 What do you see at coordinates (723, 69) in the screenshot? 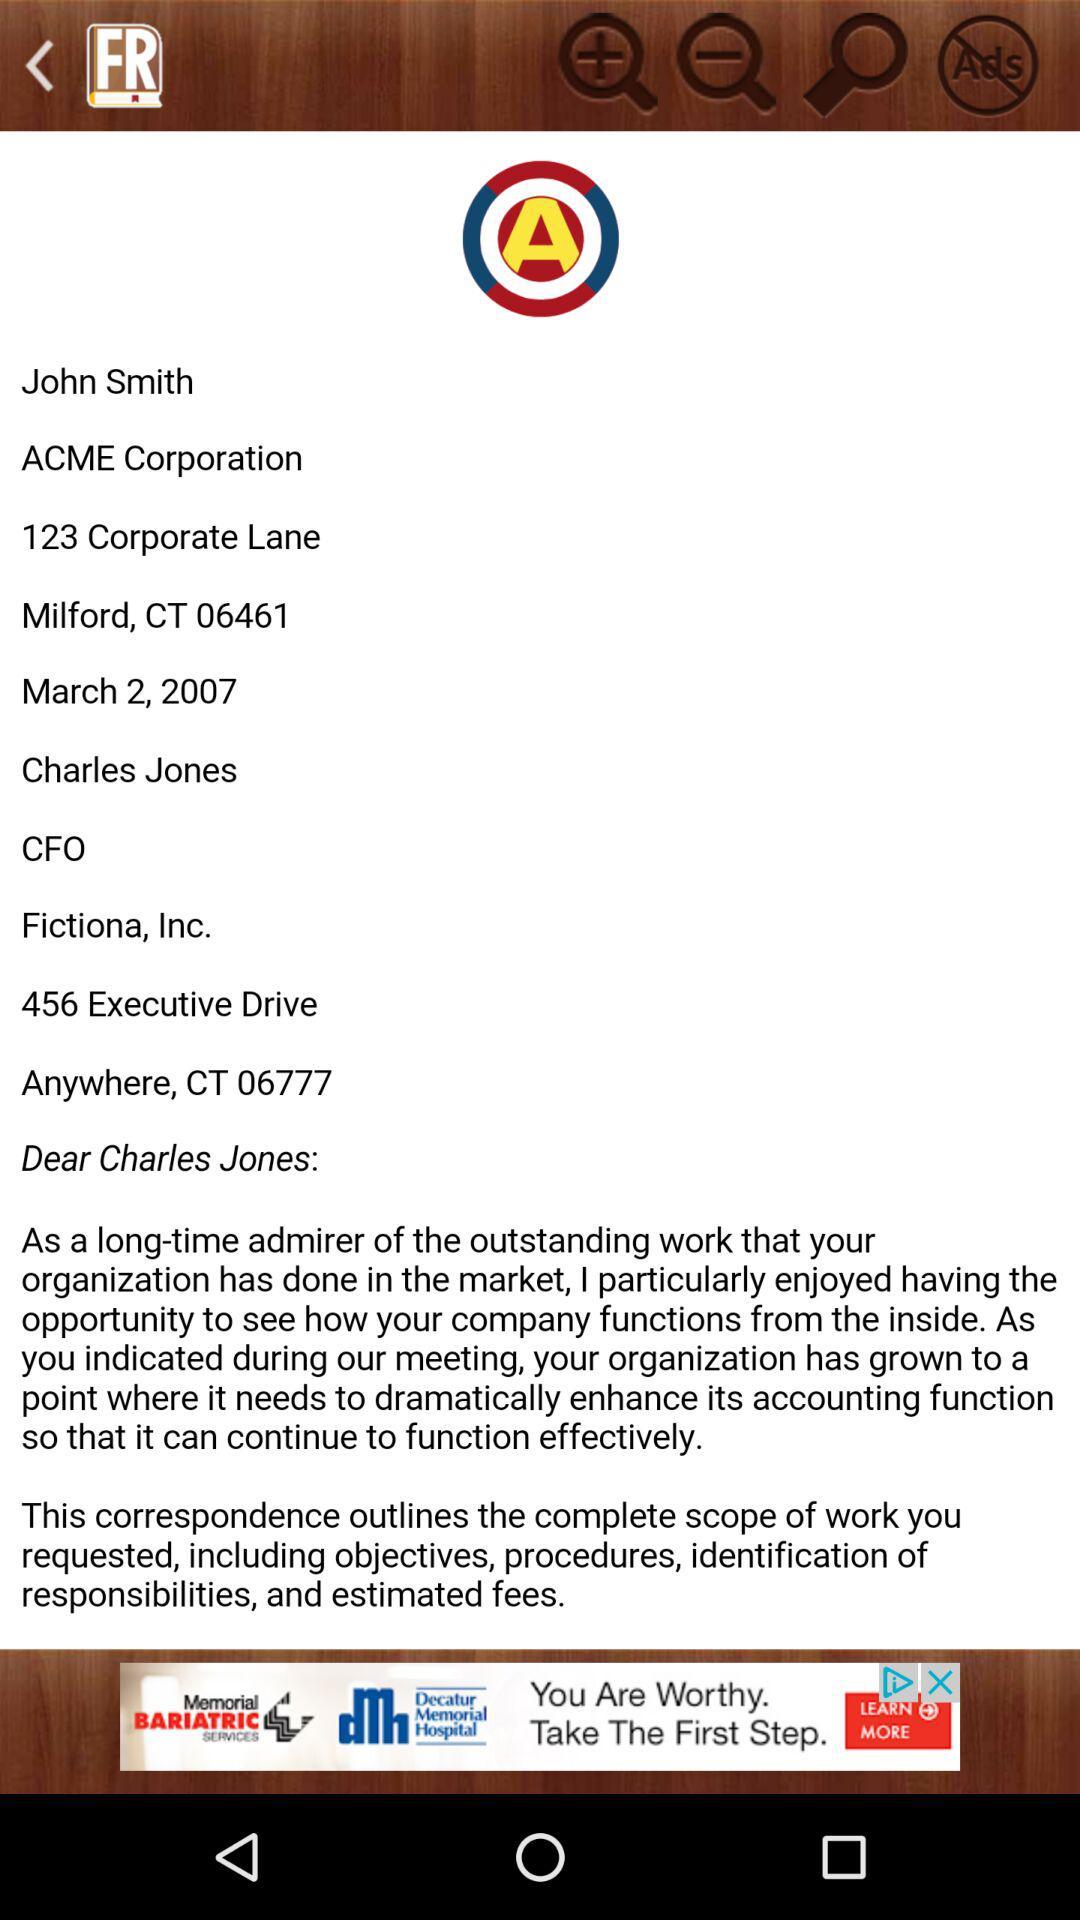
I see `the zoom_out icon` at bounding box center [723, 69].